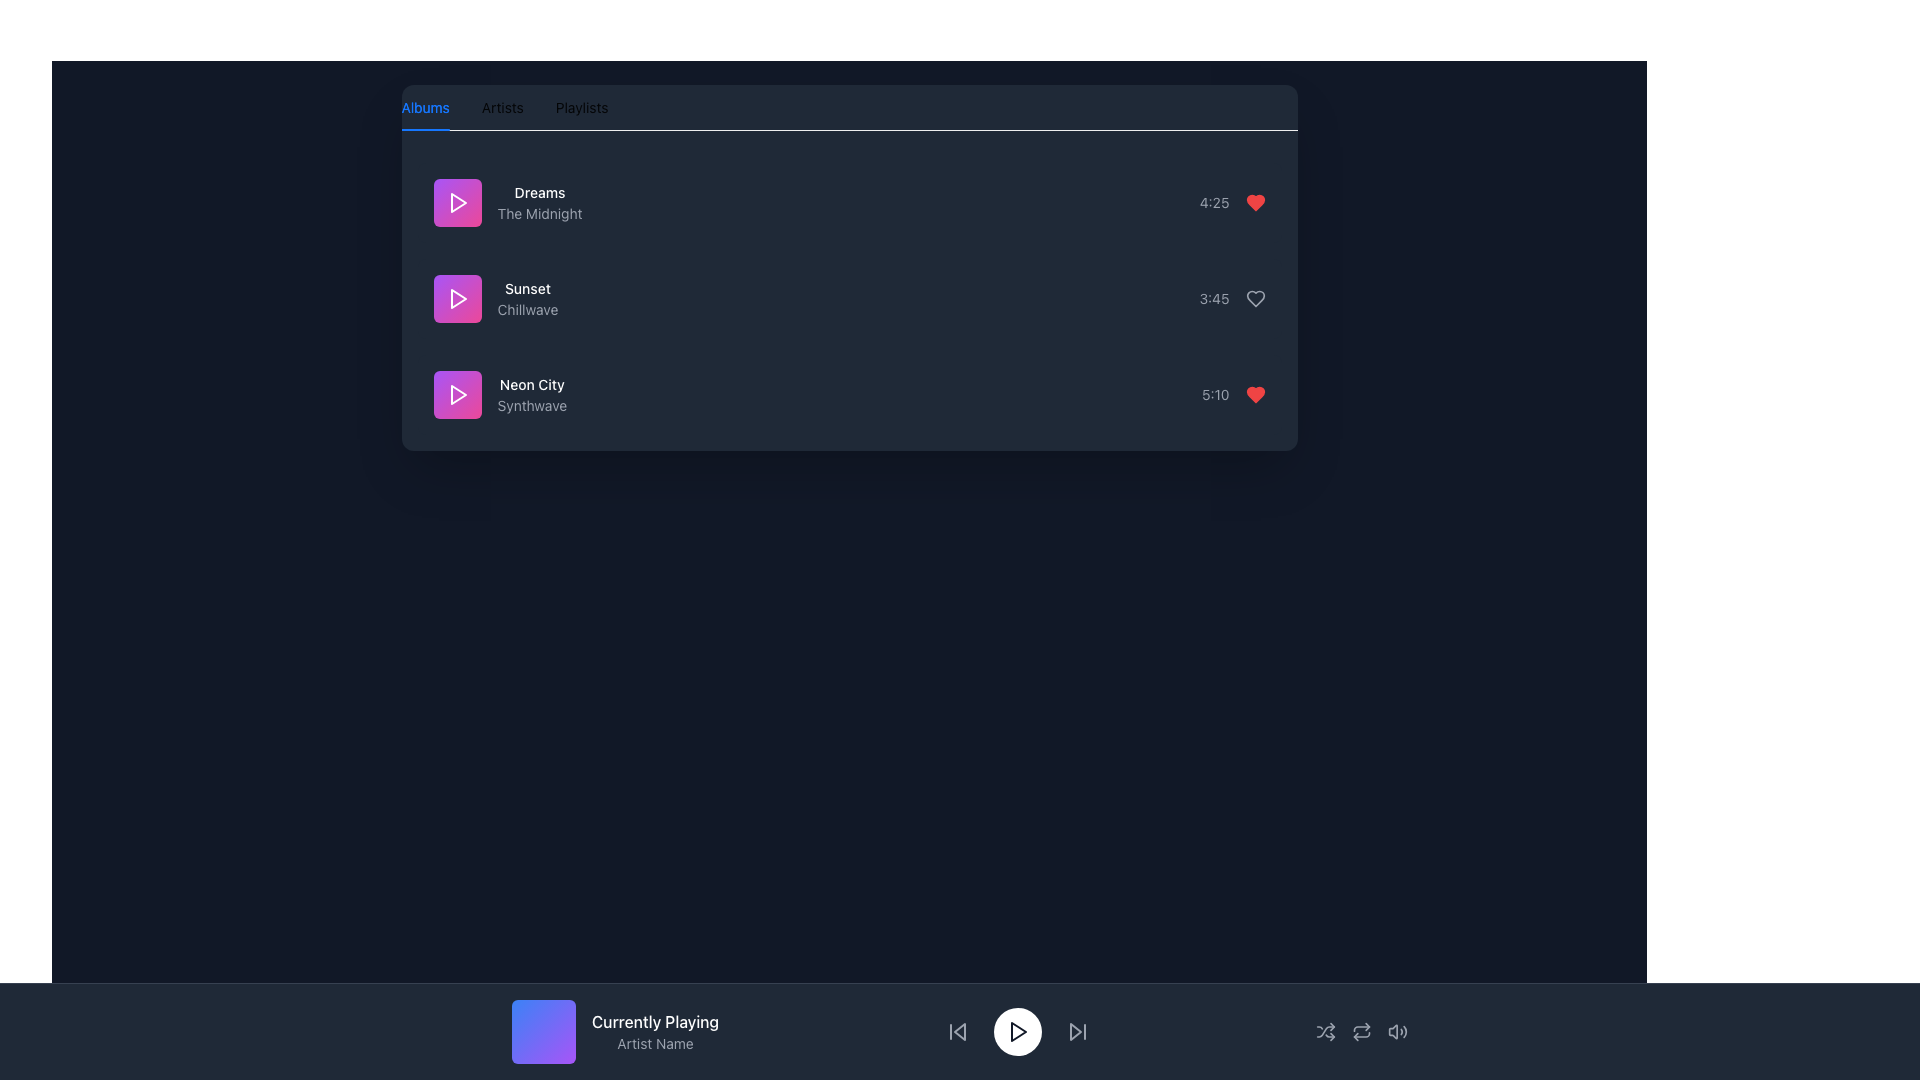 This screenshot has height=1080, width=1920. What do you see at coordinates (1017, 1032) in the screenshot?
I see `the play icon located at the center of the circular button in the media control panel to assist with playback actions` at bounding box center [1017, 1032].